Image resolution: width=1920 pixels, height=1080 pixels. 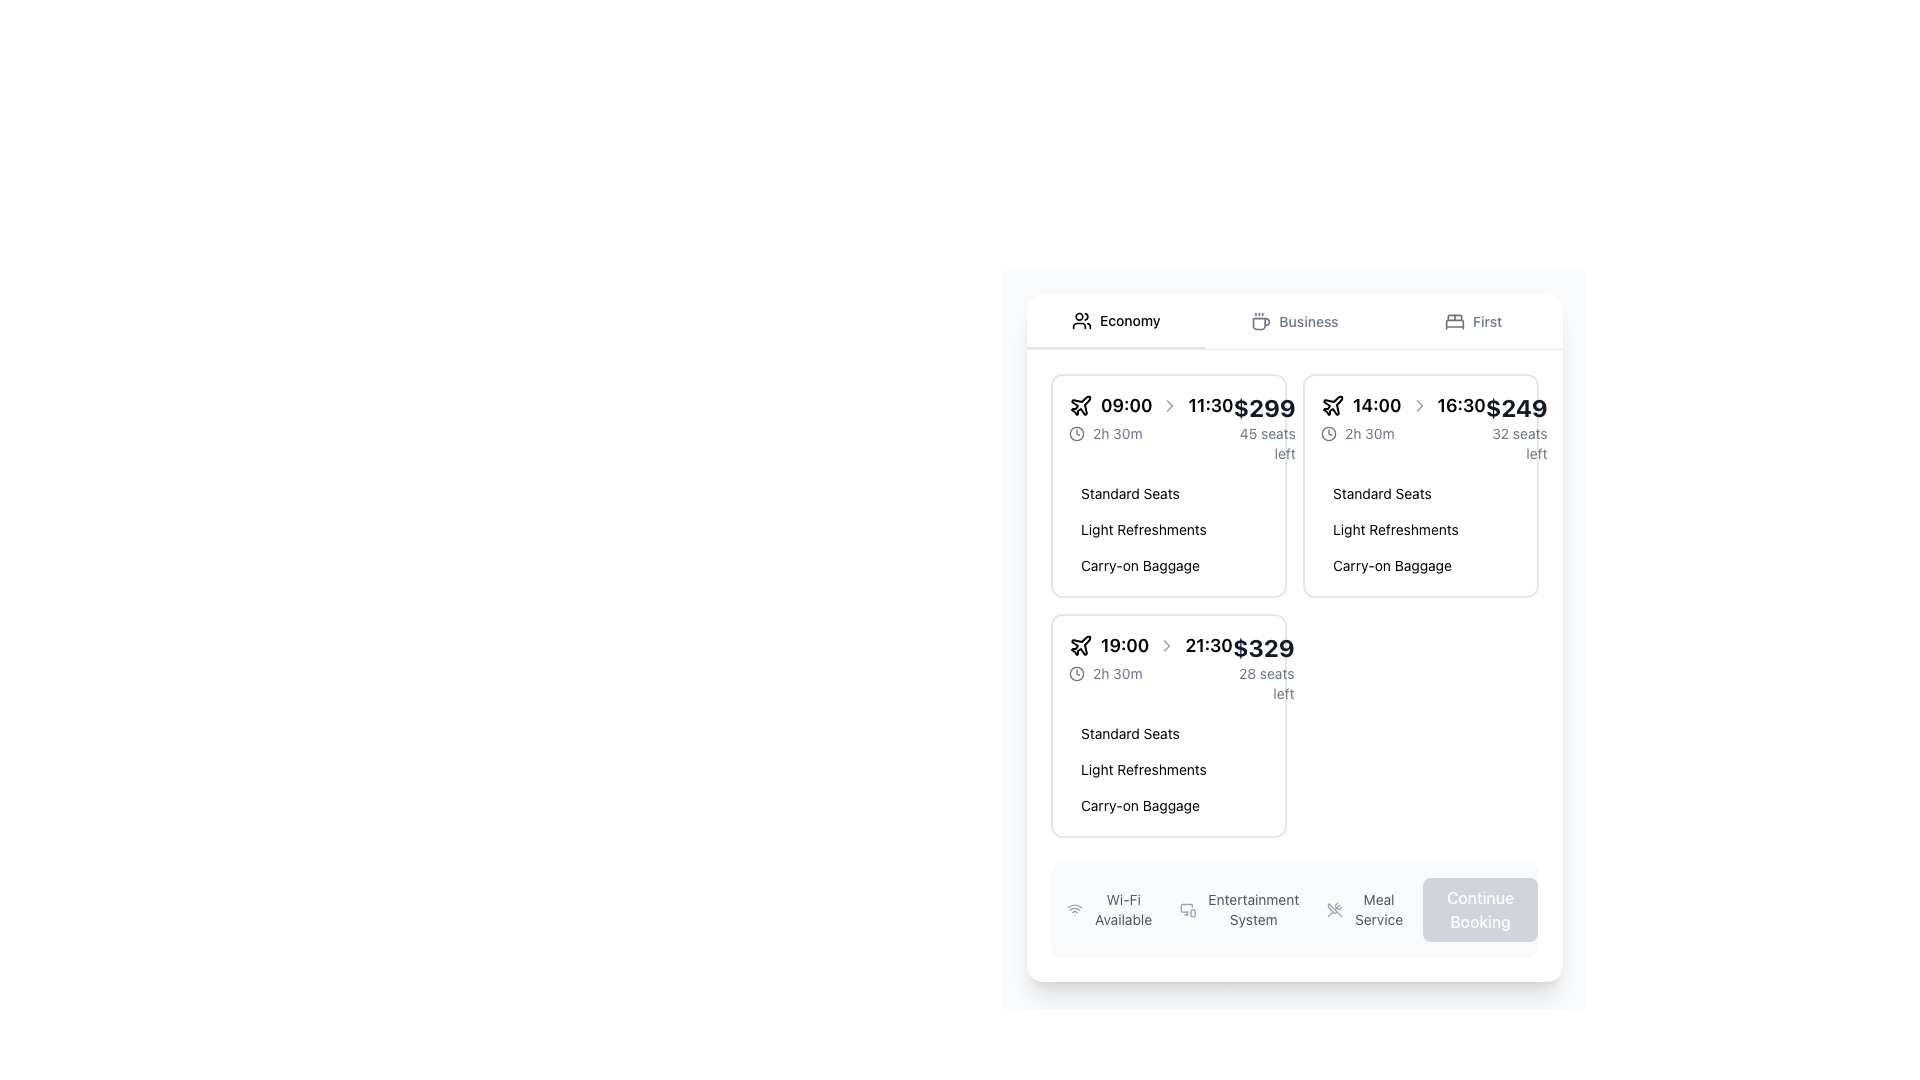 I want to click on the group of text labels styled as badges or tags that describe the amenities included in the associated travel option, located at the bottom-right section inside a card in the right column of a three-column layout, so click(x=1419, y=528).